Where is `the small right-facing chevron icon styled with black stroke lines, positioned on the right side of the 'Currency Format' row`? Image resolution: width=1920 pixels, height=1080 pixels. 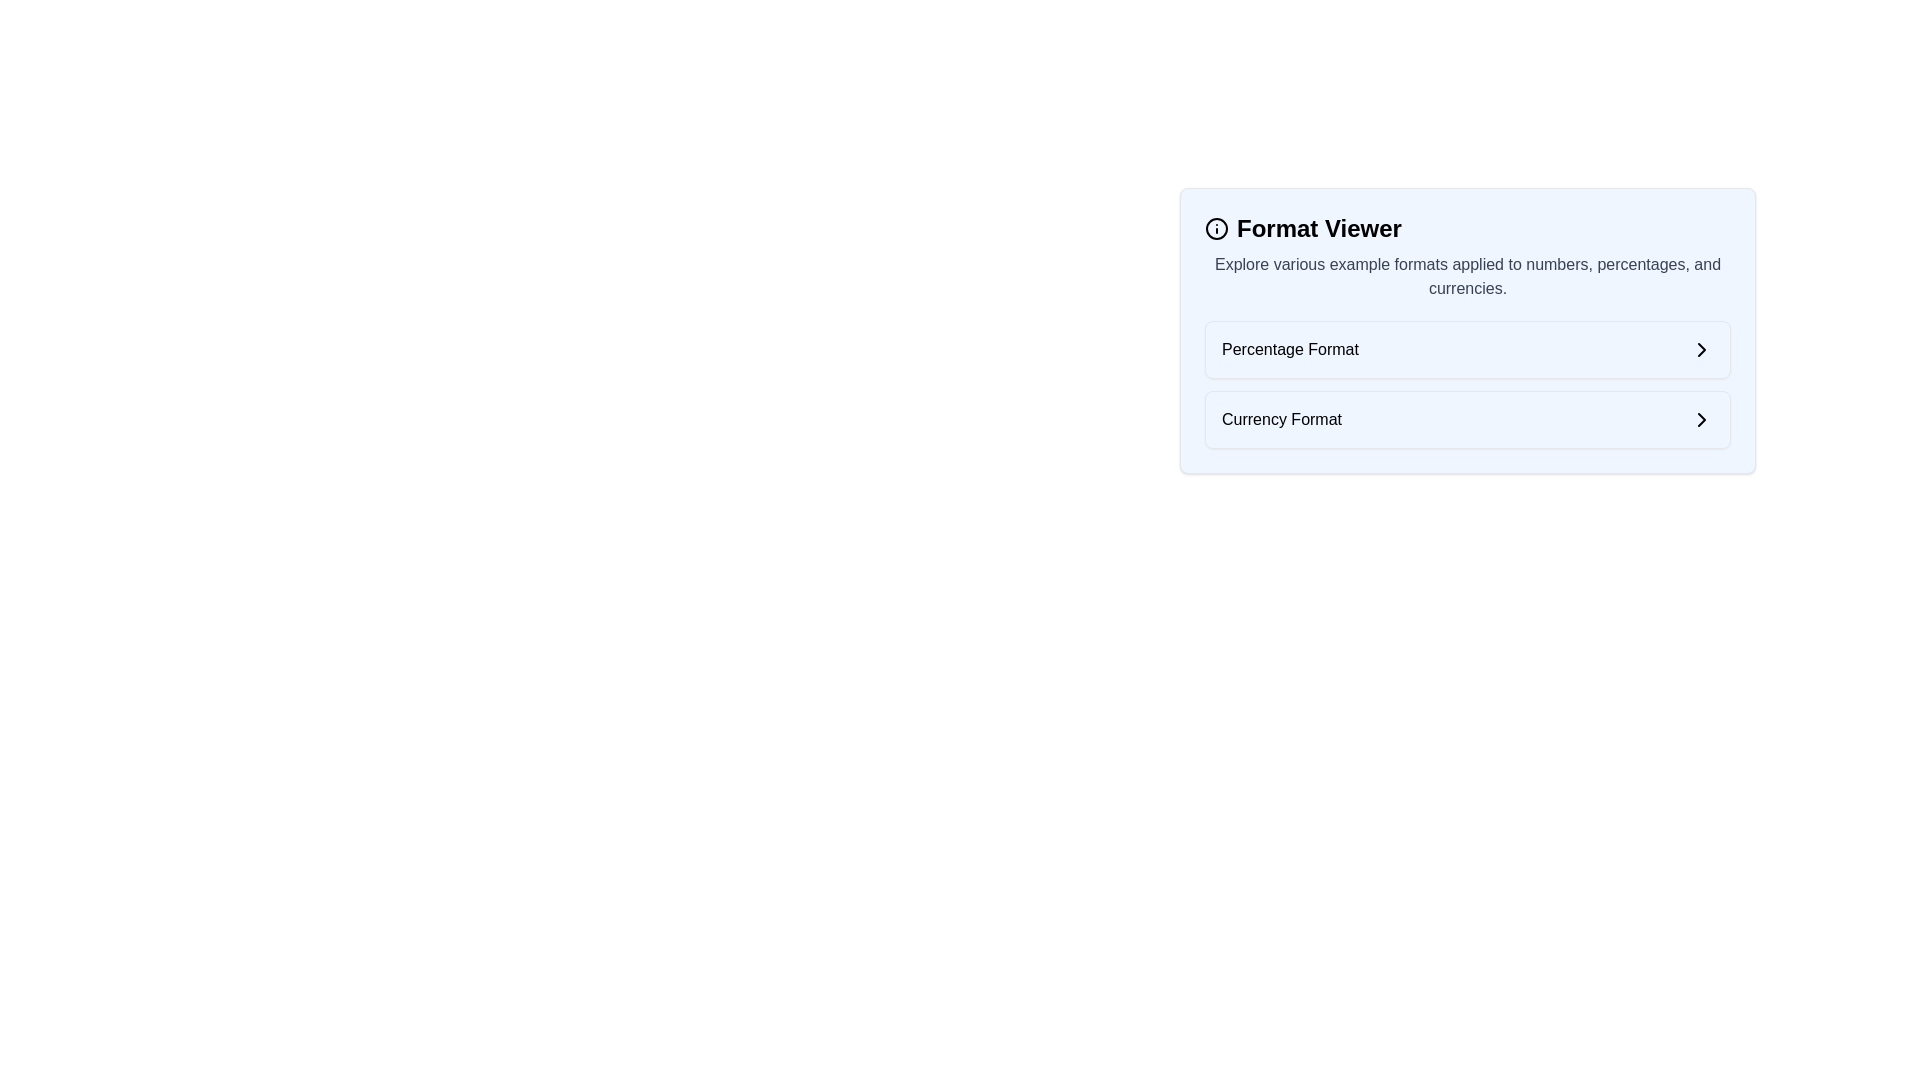
the small right-facing chevron icon styled with black stroke lines, positioned on the right side of the 'Currency Format' row is located at coordinates (1701, 419).